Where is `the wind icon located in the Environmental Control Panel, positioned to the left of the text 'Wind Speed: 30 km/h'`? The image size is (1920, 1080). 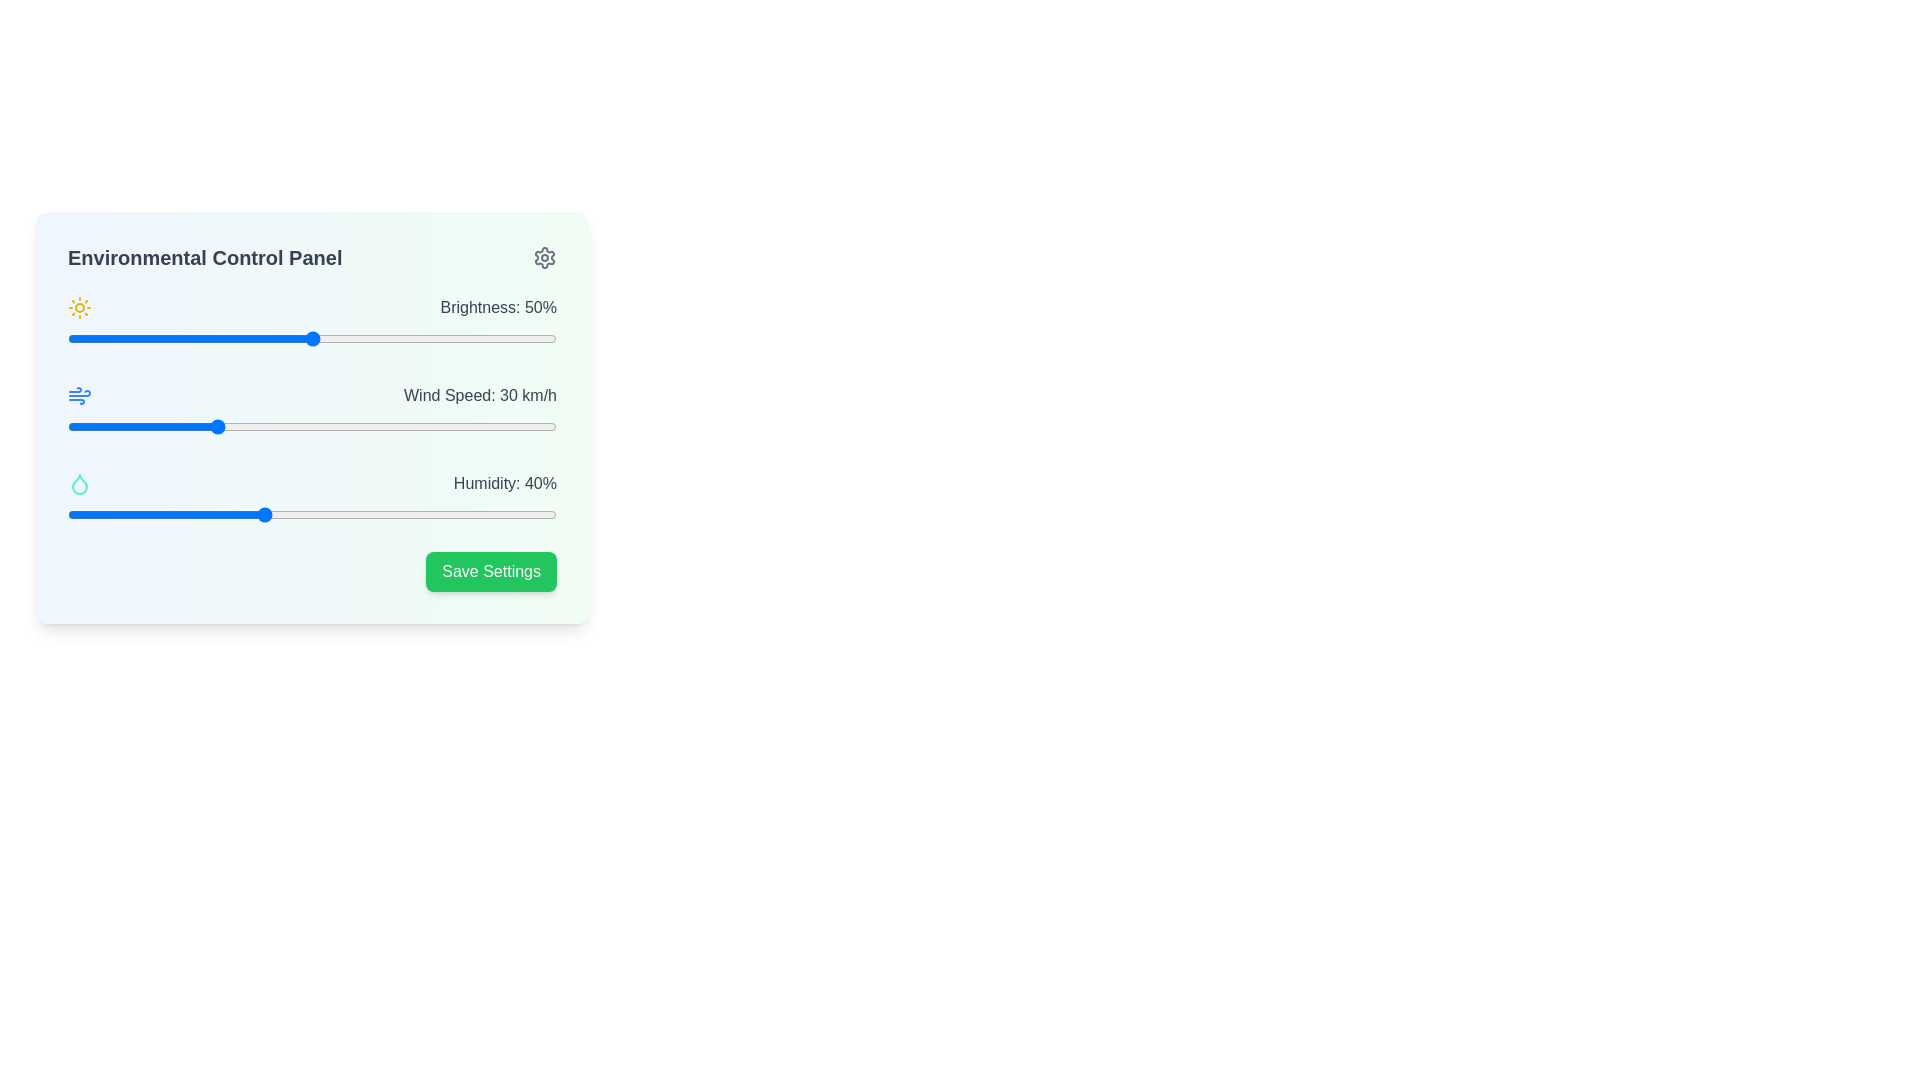 the wind icon located in the Environmental Control Panel, positioned to the left of the text 'Wind Speed: 30 km/h' is located at coordinates (80, 396).